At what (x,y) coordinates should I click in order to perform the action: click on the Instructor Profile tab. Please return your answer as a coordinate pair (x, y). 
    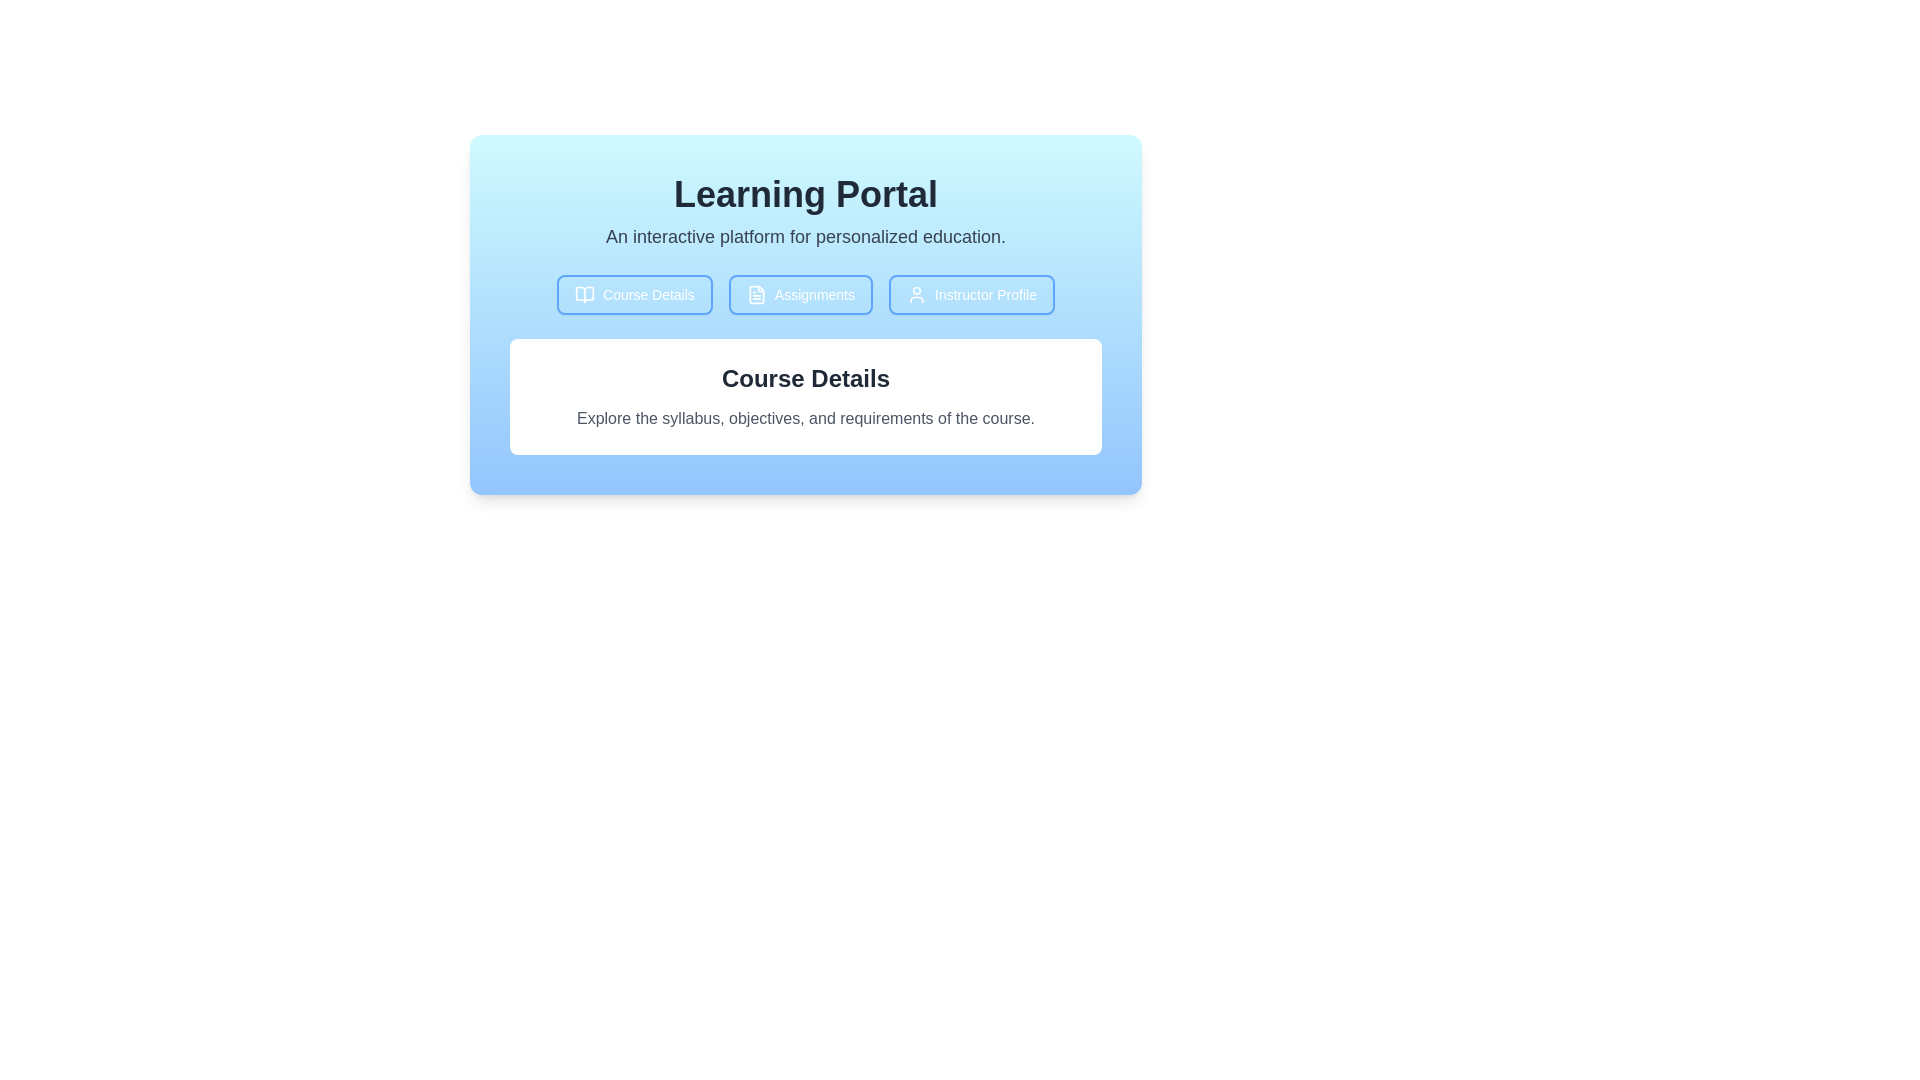
    Looking at the image, I should click on (971, 294).